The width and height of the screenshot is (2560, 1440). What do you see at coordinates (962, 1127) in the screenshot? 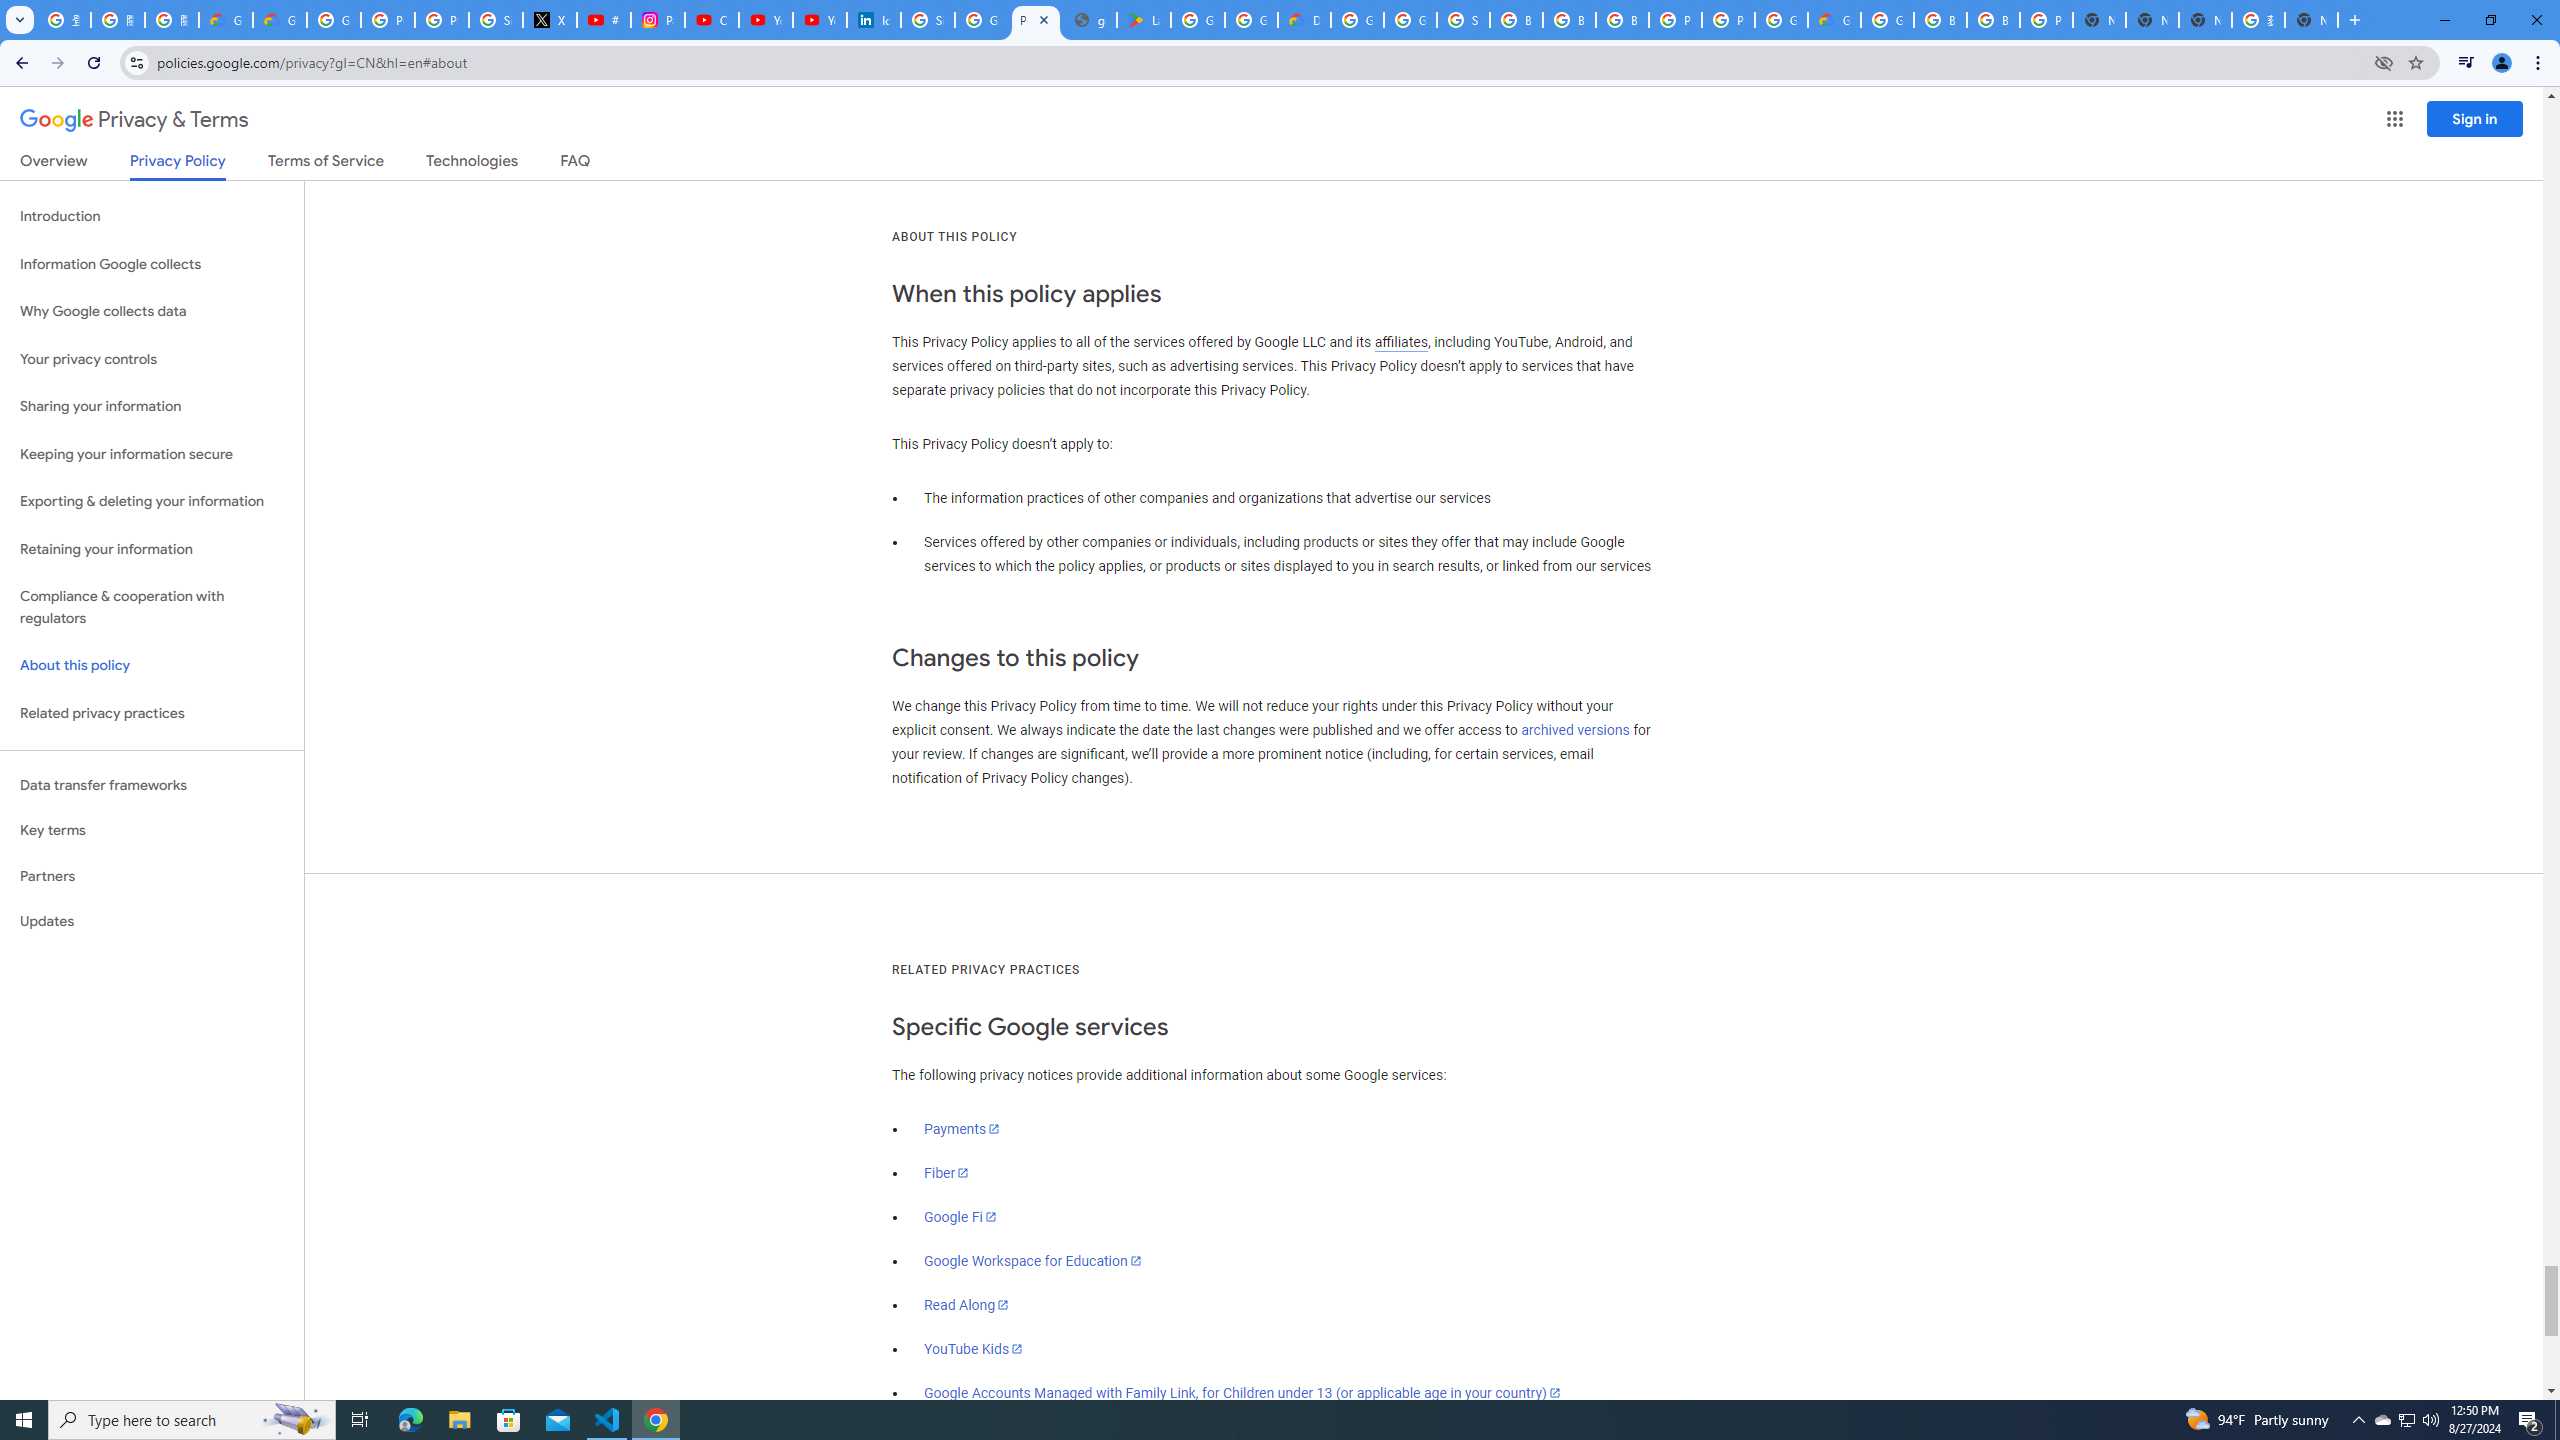
I see `'Payments'` at bounding box center [962, 1127].